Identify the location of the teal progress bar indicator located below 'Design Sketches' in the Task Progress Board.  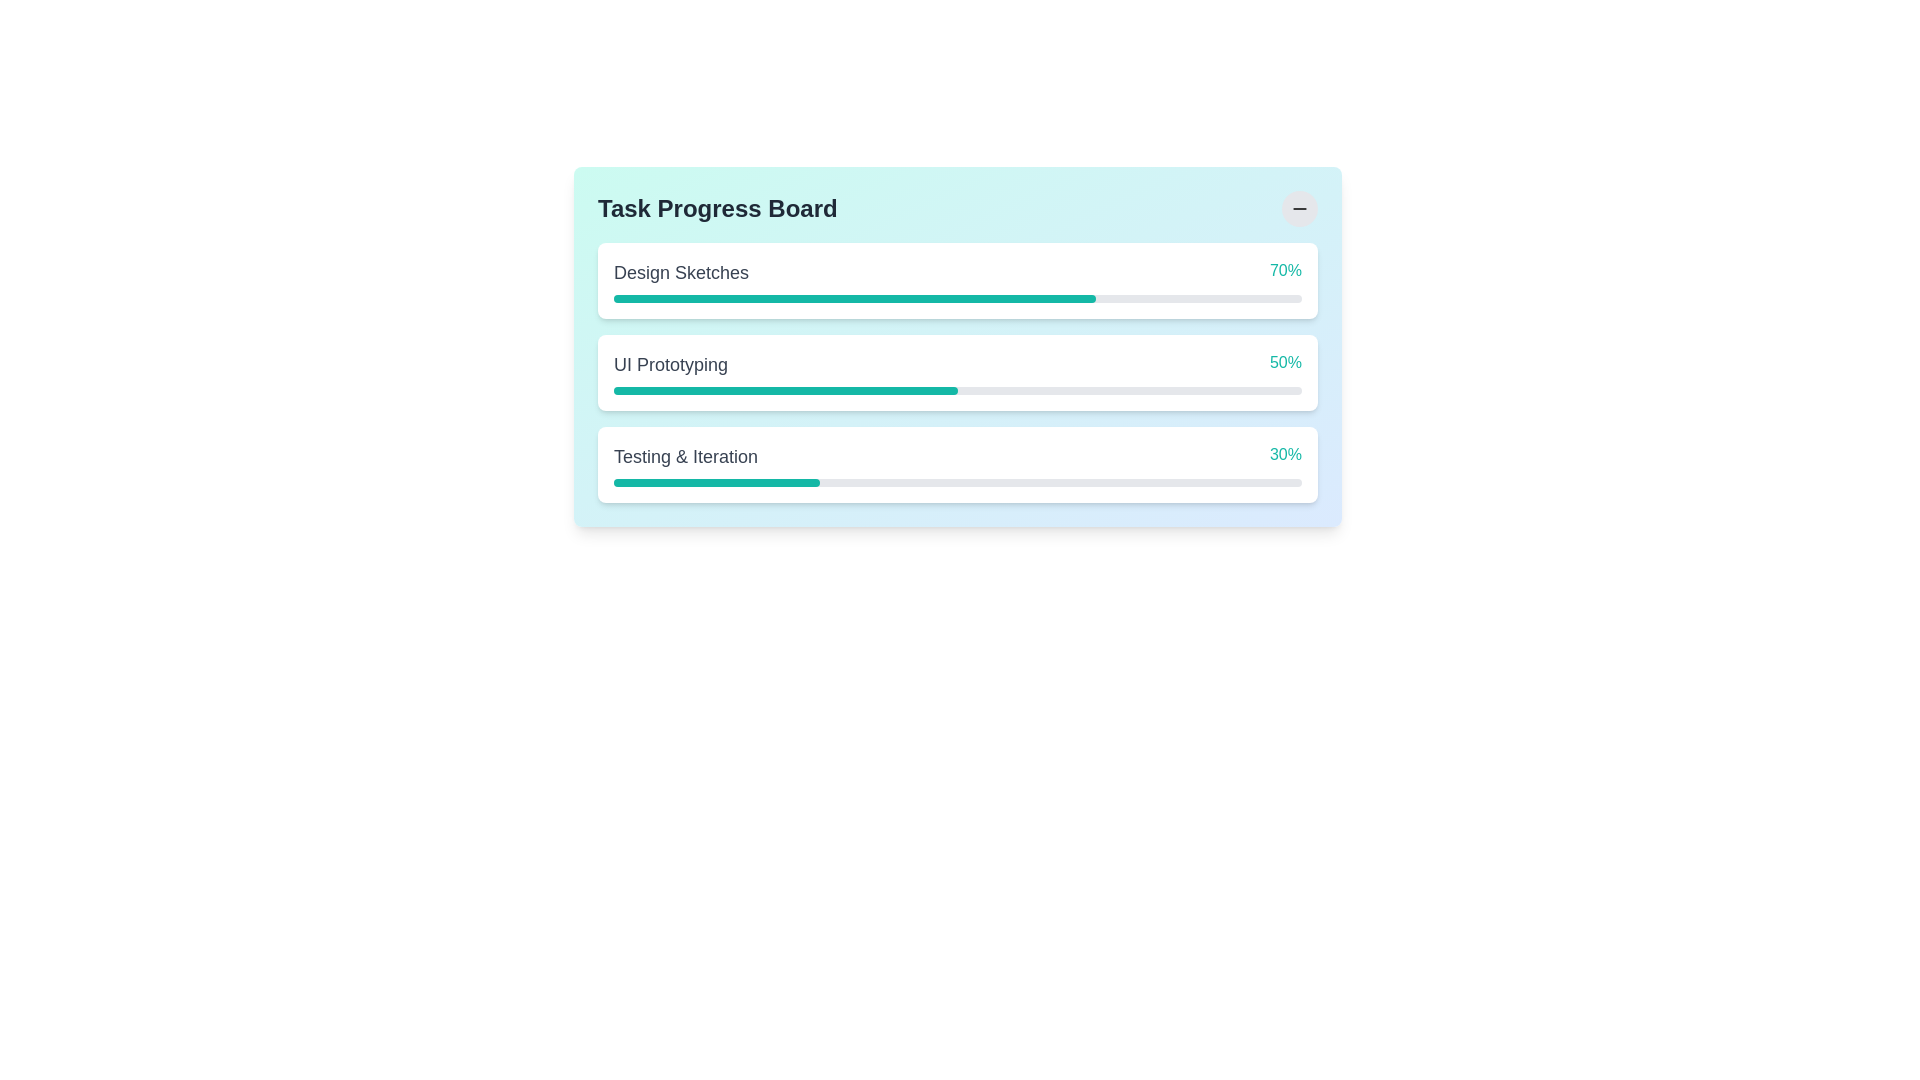
(854, 299).